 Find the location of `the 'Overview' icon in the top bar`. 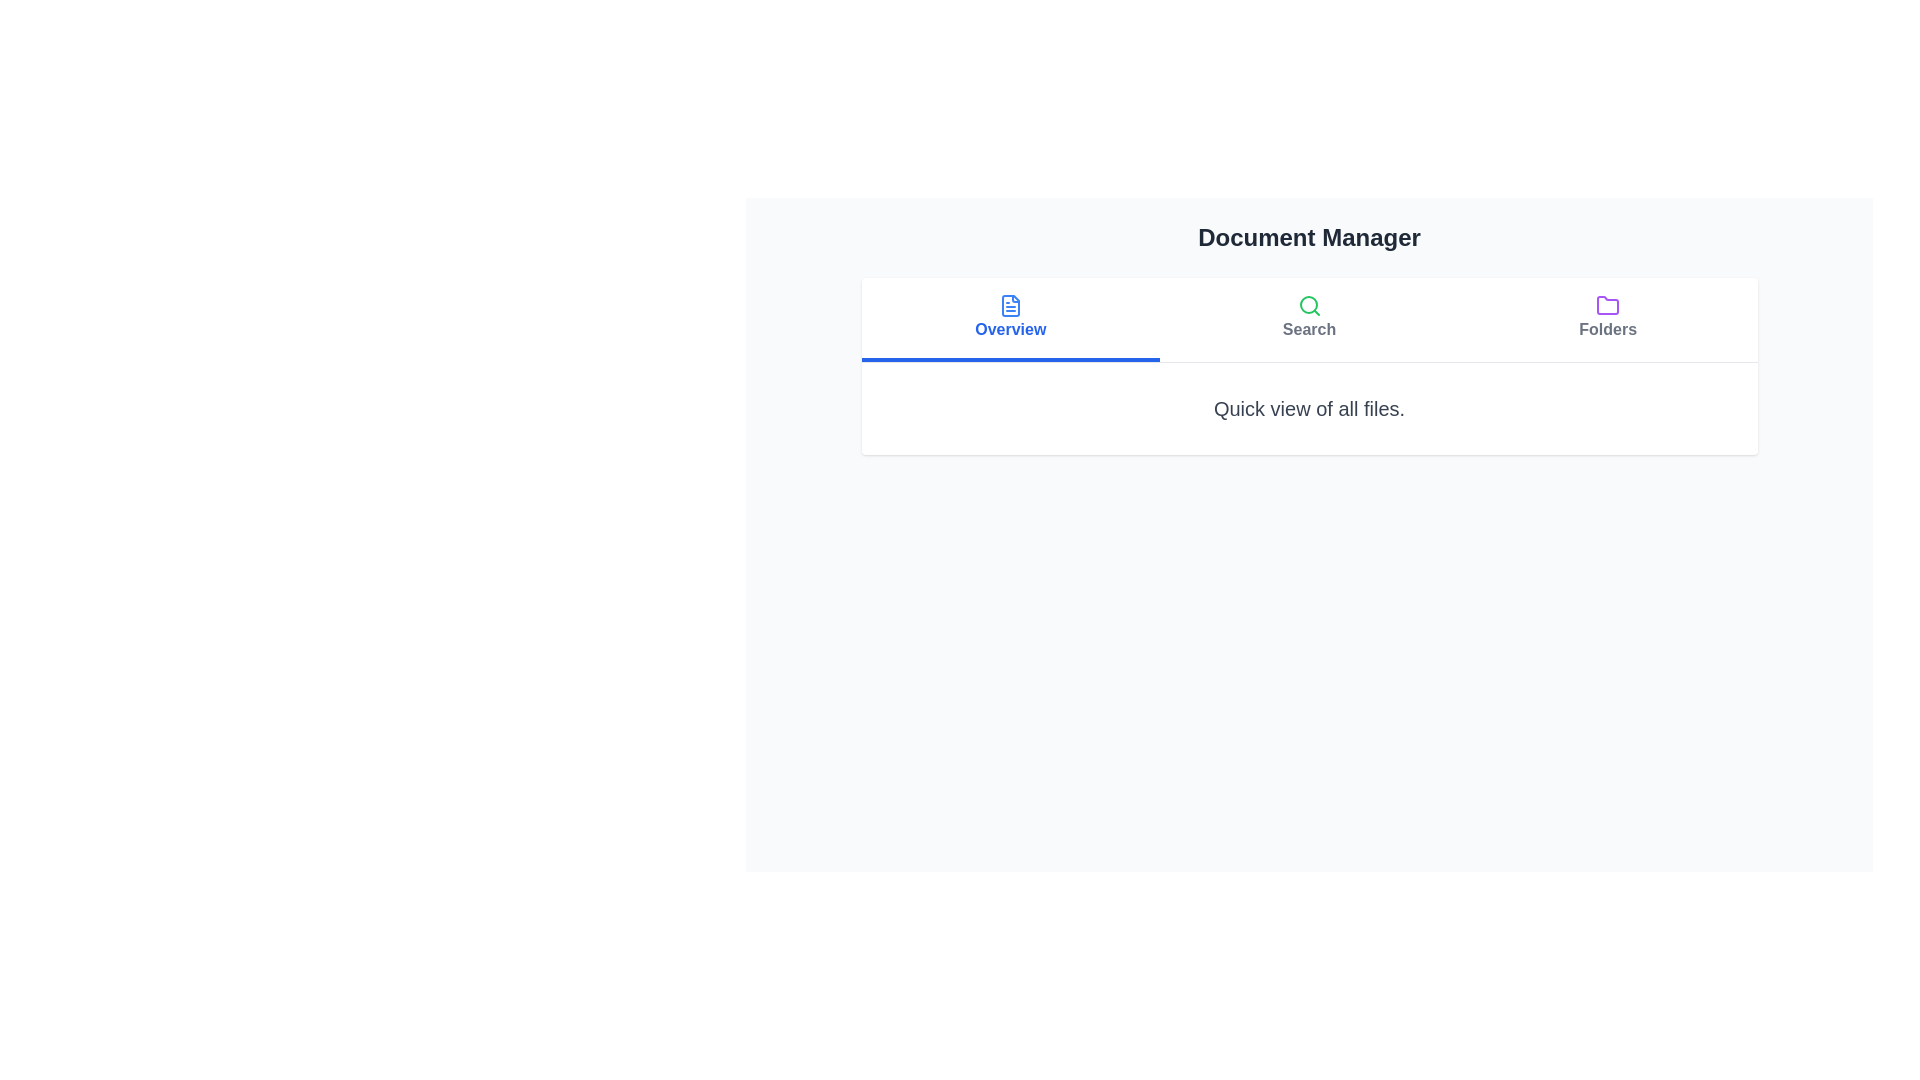

the 'Overview' icon in the top bar is located at coordinates (1010, 305).